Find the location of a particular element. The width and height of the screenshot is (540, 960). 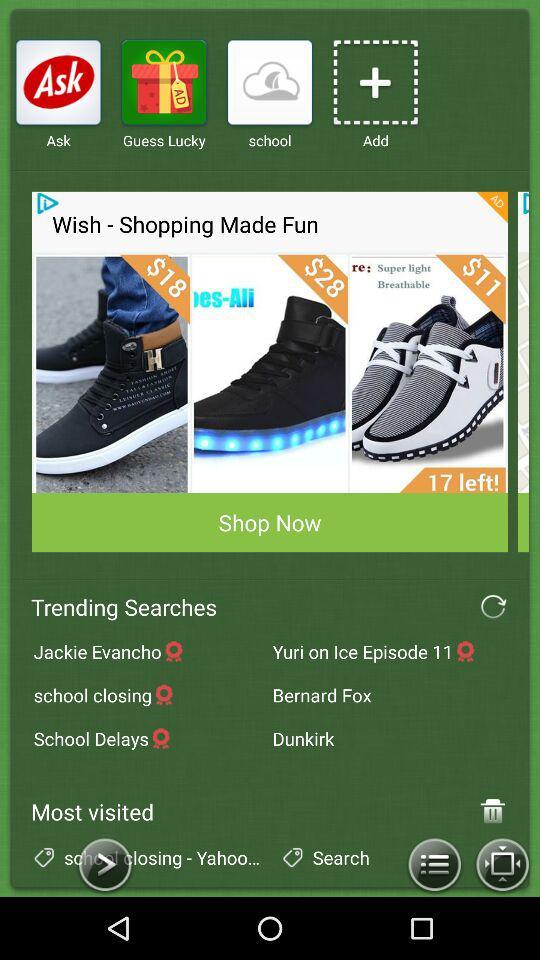

the list icon is located at coordinates (433, 927).